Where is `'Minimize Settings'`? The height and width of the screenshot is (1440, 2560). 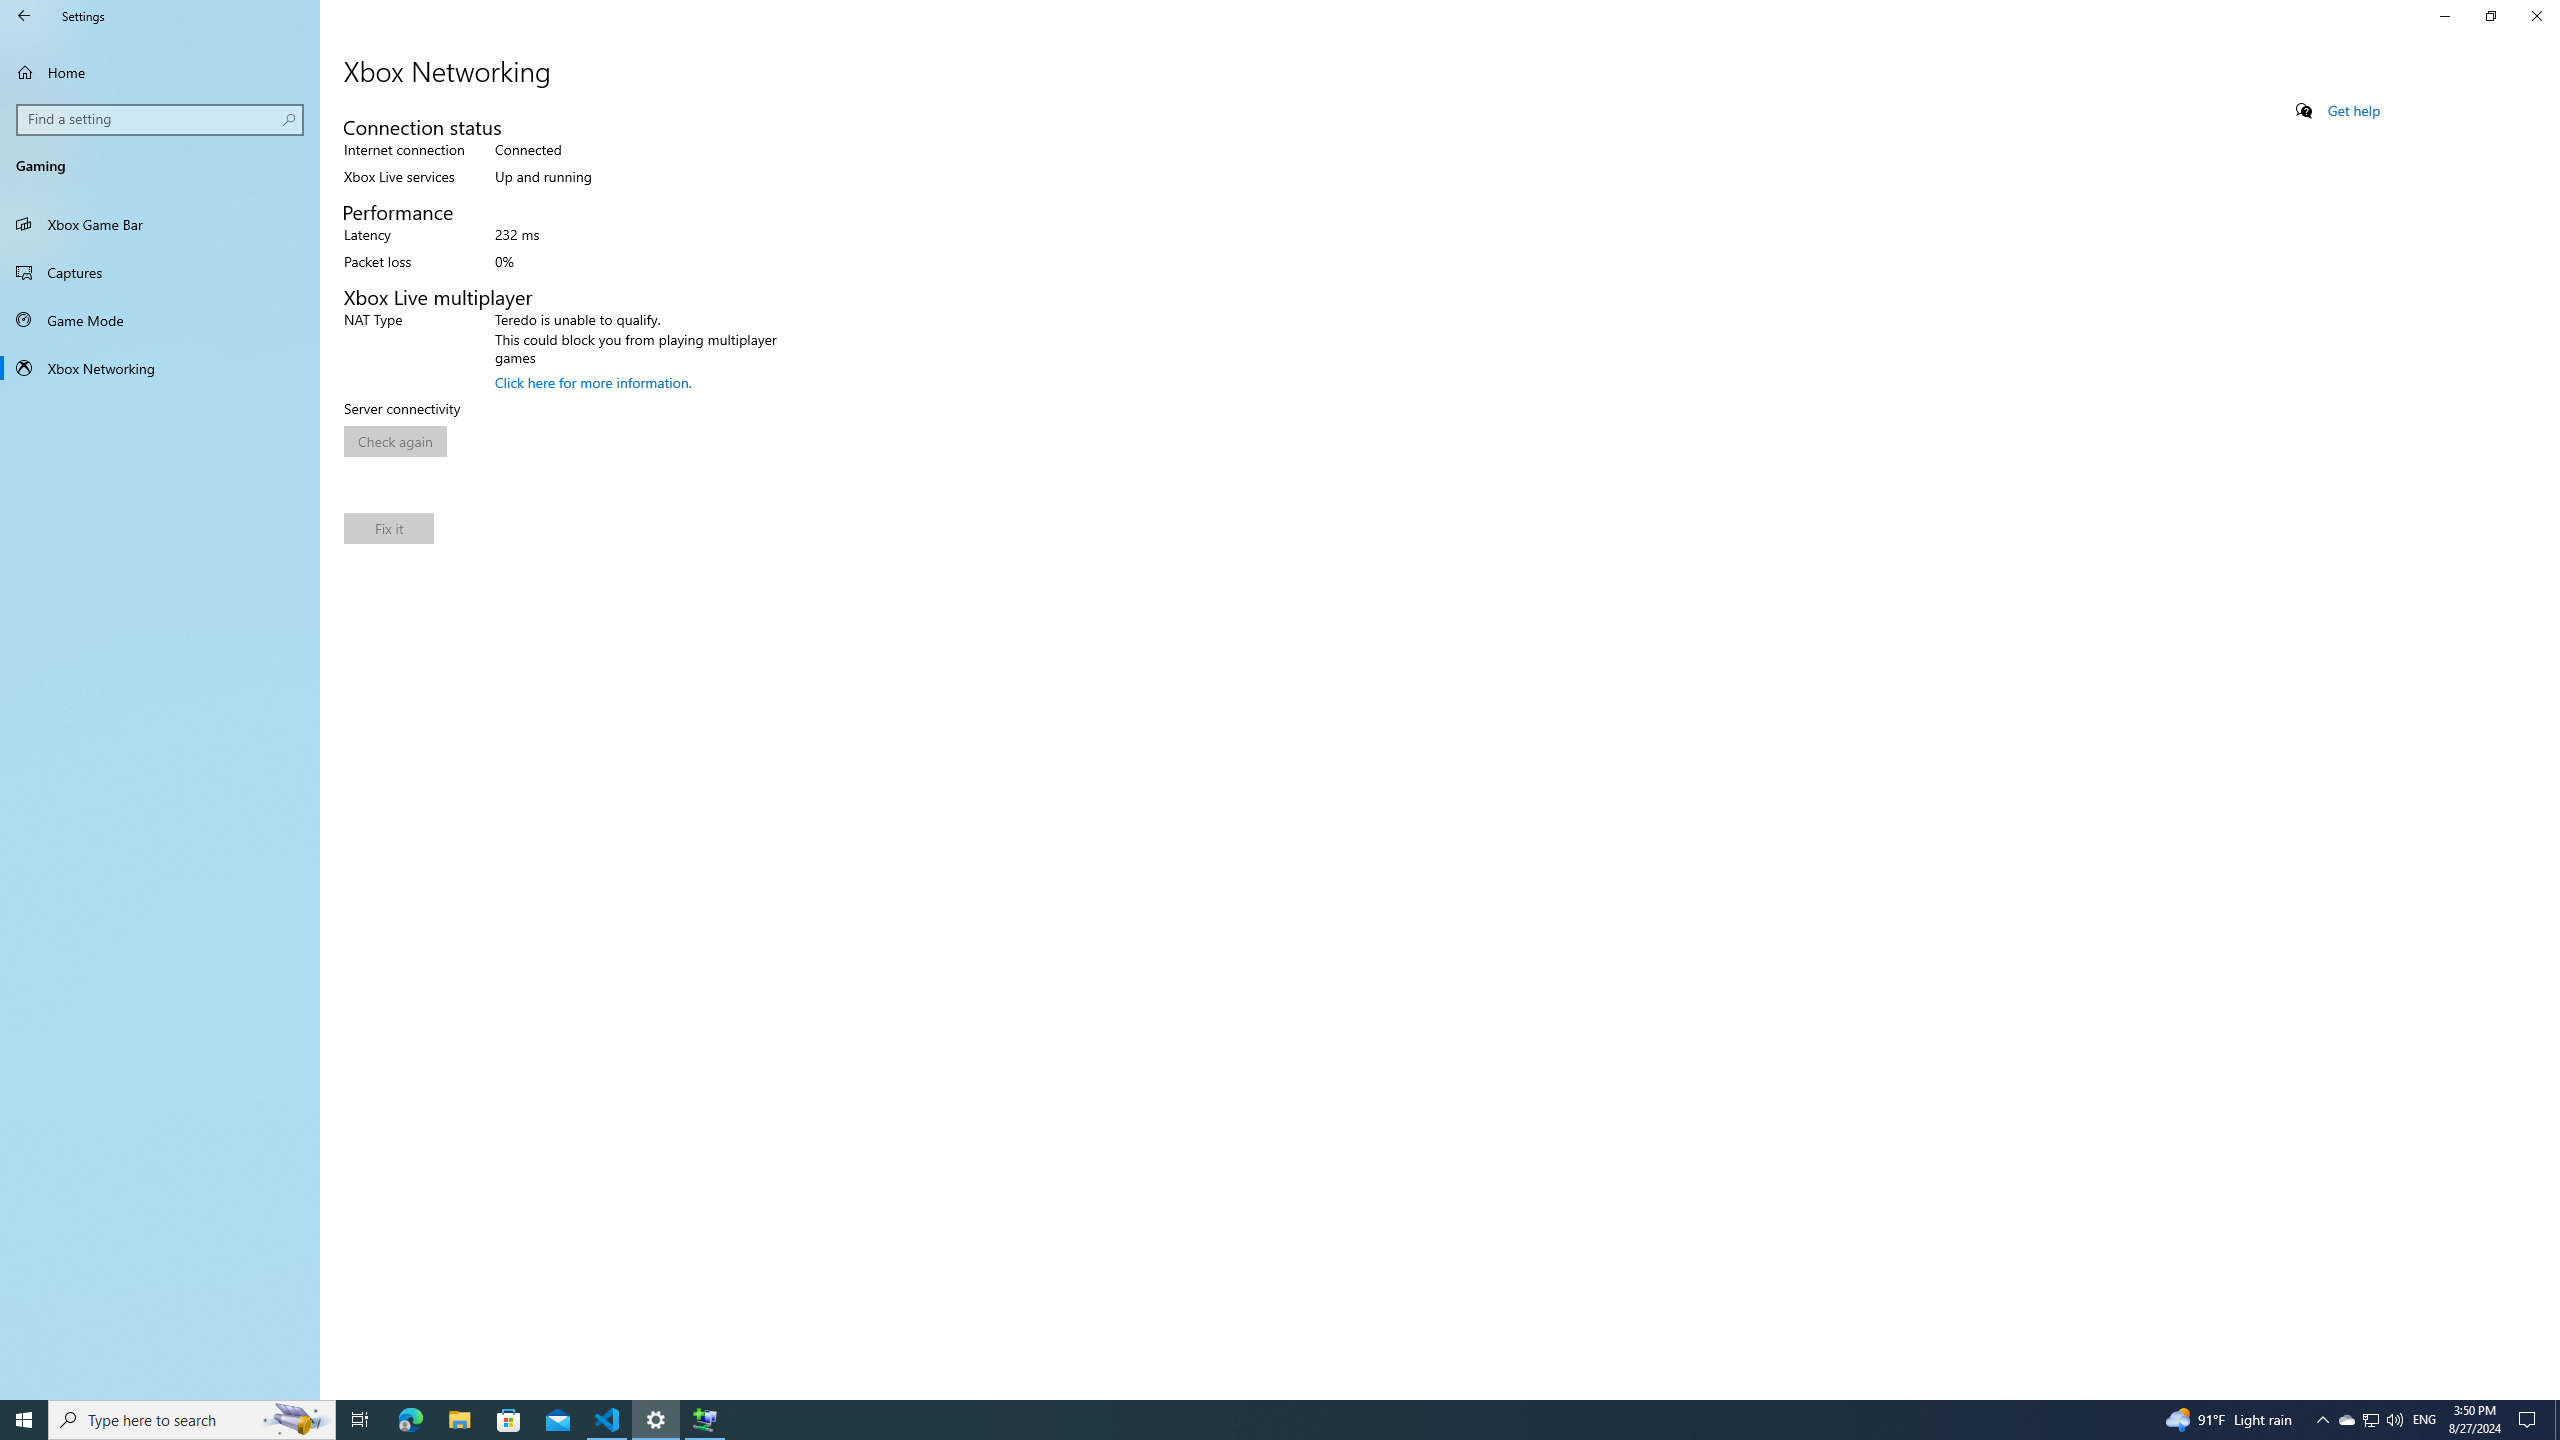
'Minimize Settings' is located at coordinates (2443, 15).